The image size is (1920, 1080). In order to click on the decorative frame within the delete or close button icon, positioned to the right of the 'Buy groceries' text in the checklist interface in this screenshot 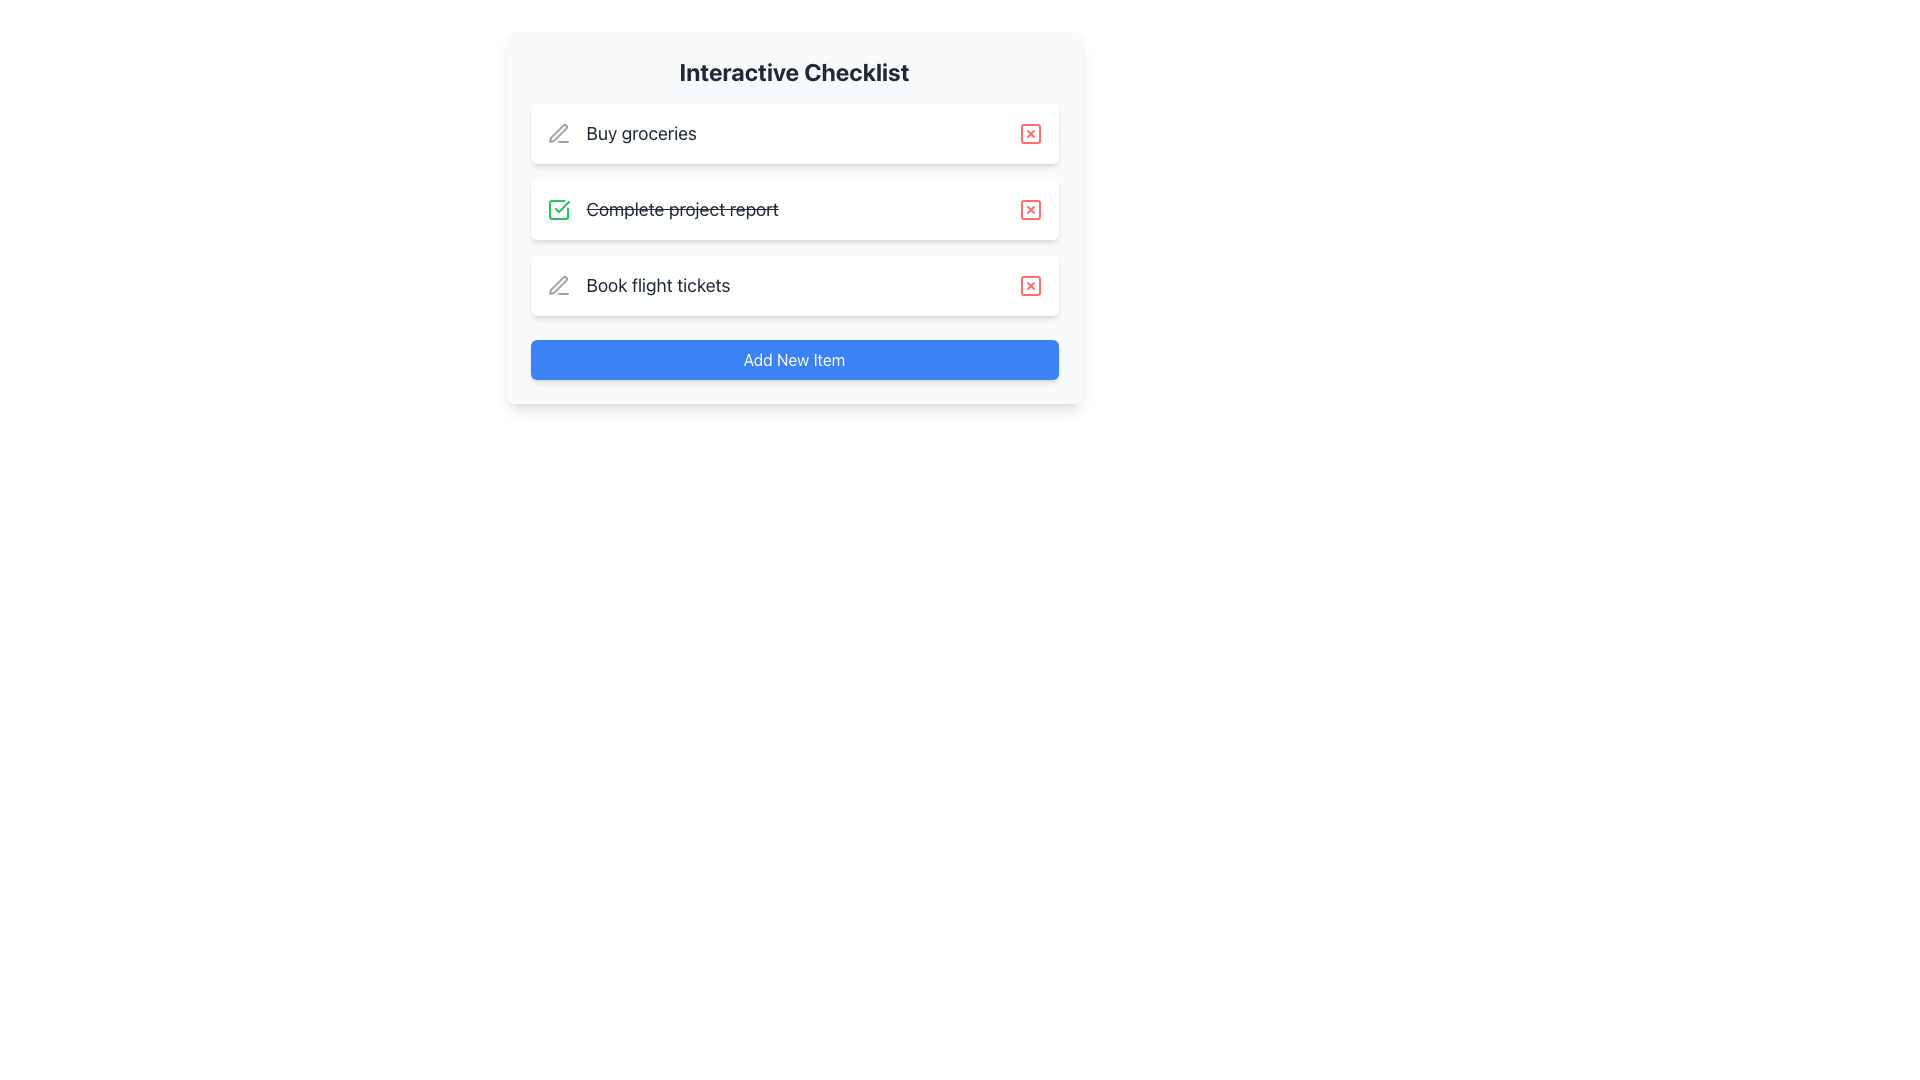, I will do `click(1030, 134)`.